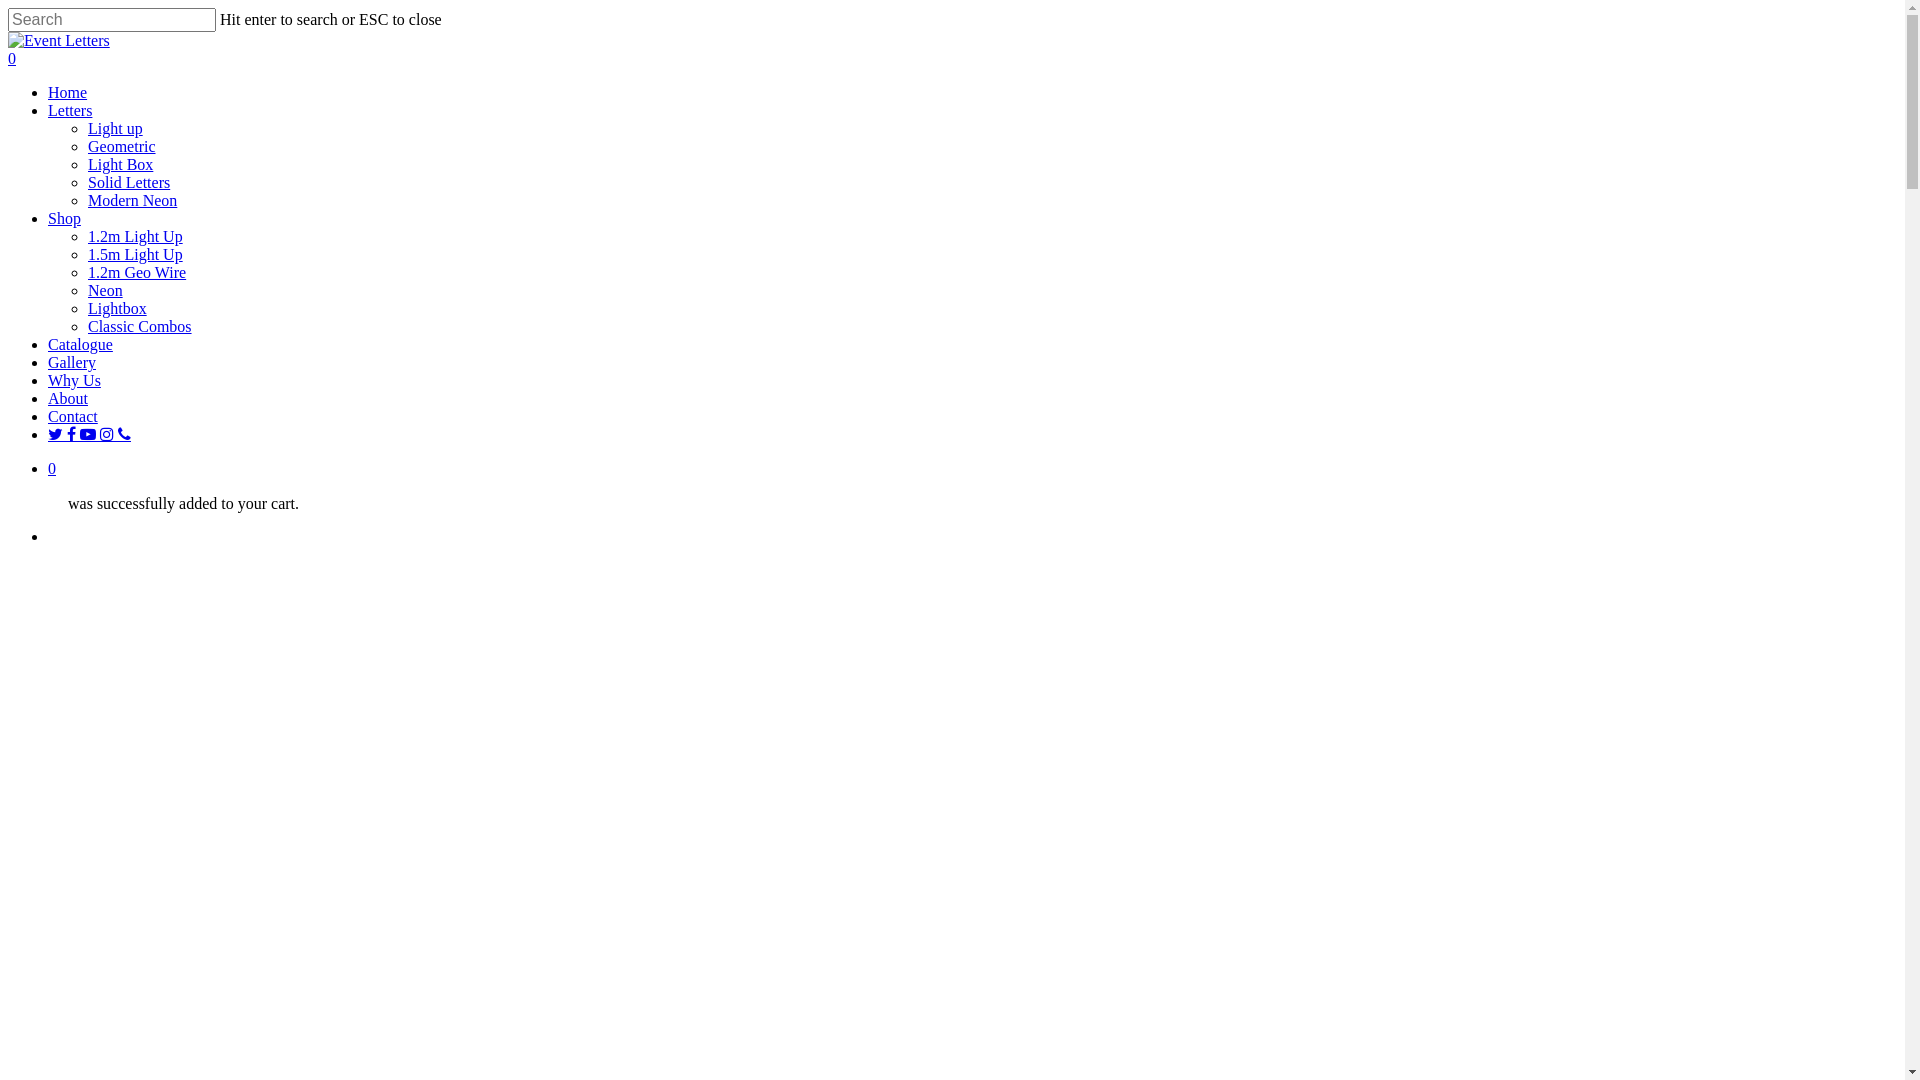  Describe the element at coordinates (104, 290) in the screenshot. I see `'Neon'` at that location.